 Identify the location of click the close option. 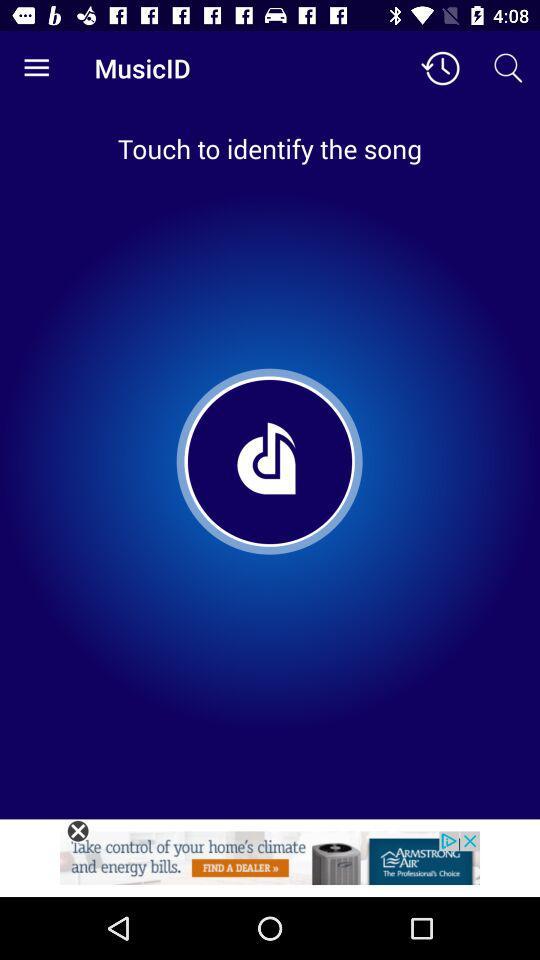
(77, 831).